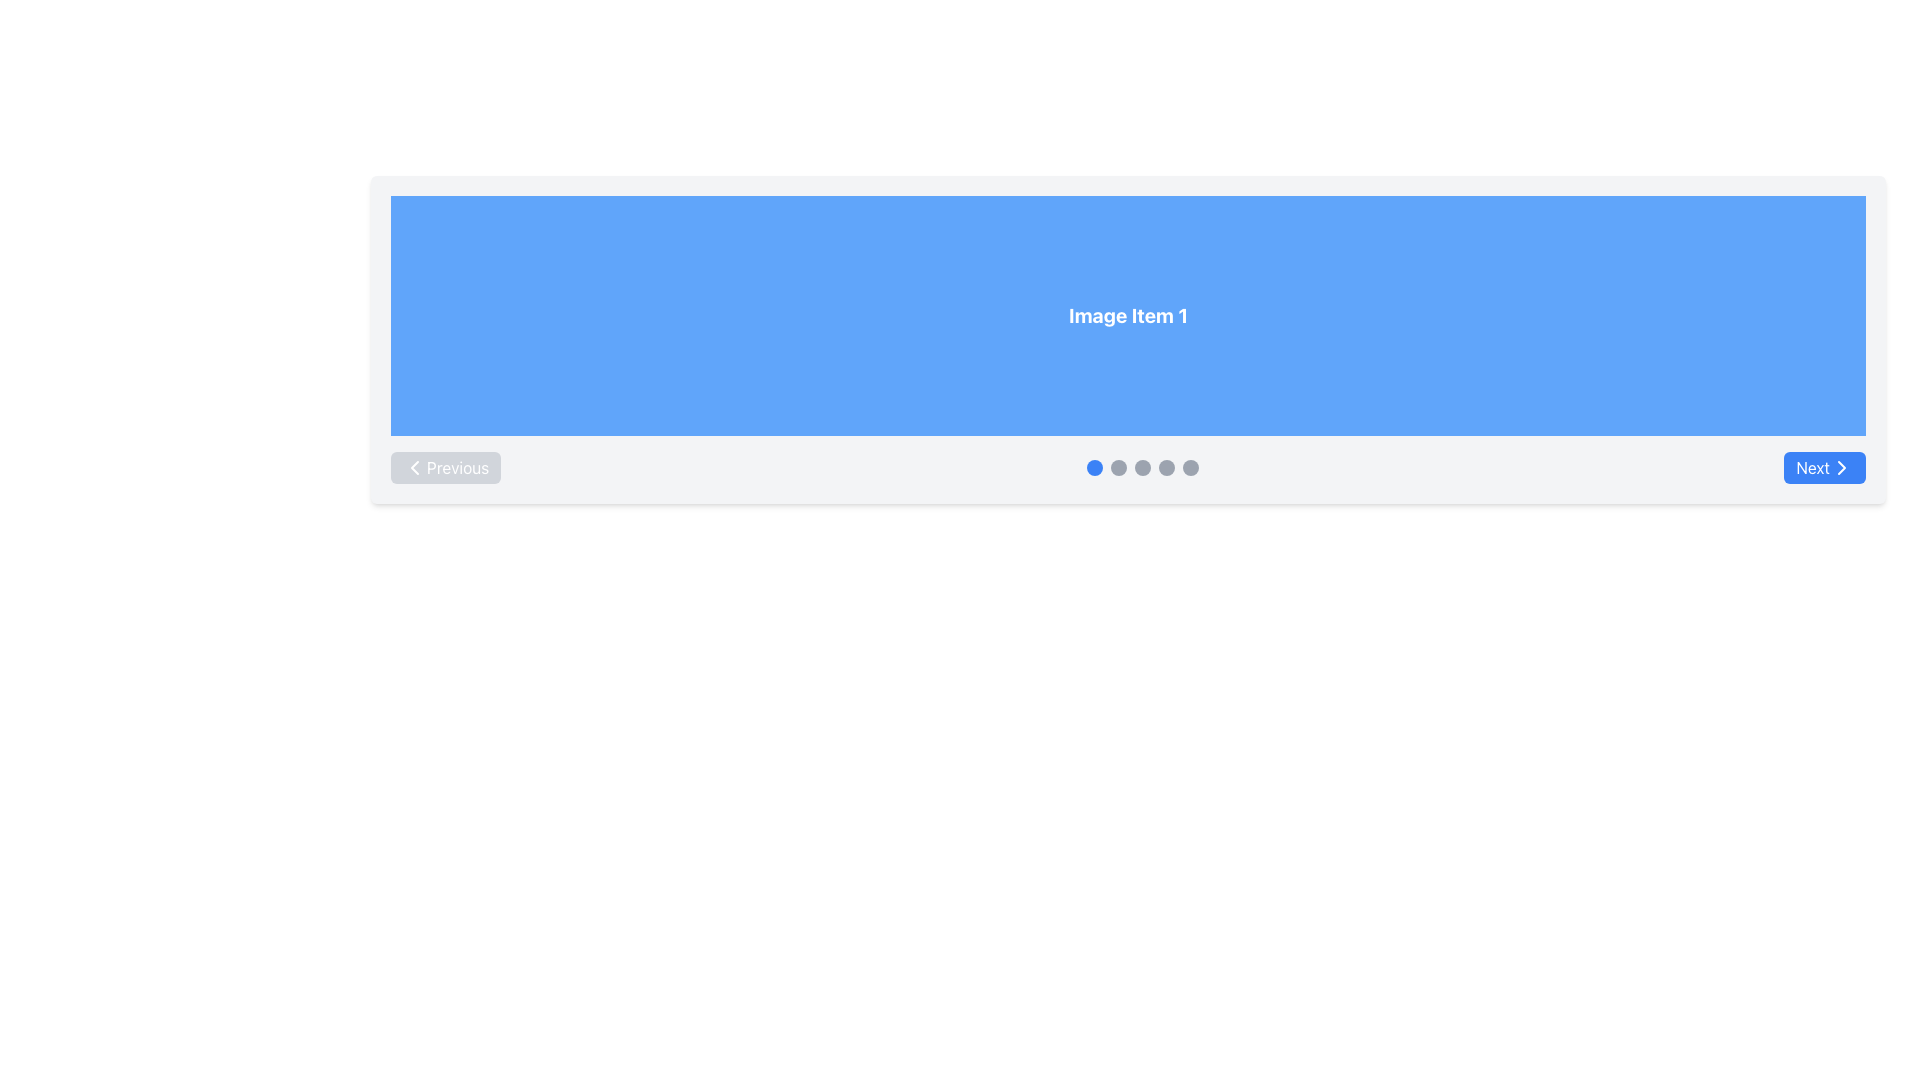 The width and height of the screenshot is (1920, 1080). What do you see at coordinates (445, 467) in the screenshot?
I see `the 'Previous' button, which has rounded corners, a blue background, and white text with a left-pointing chevron icon` at bounding box center [445, 467].